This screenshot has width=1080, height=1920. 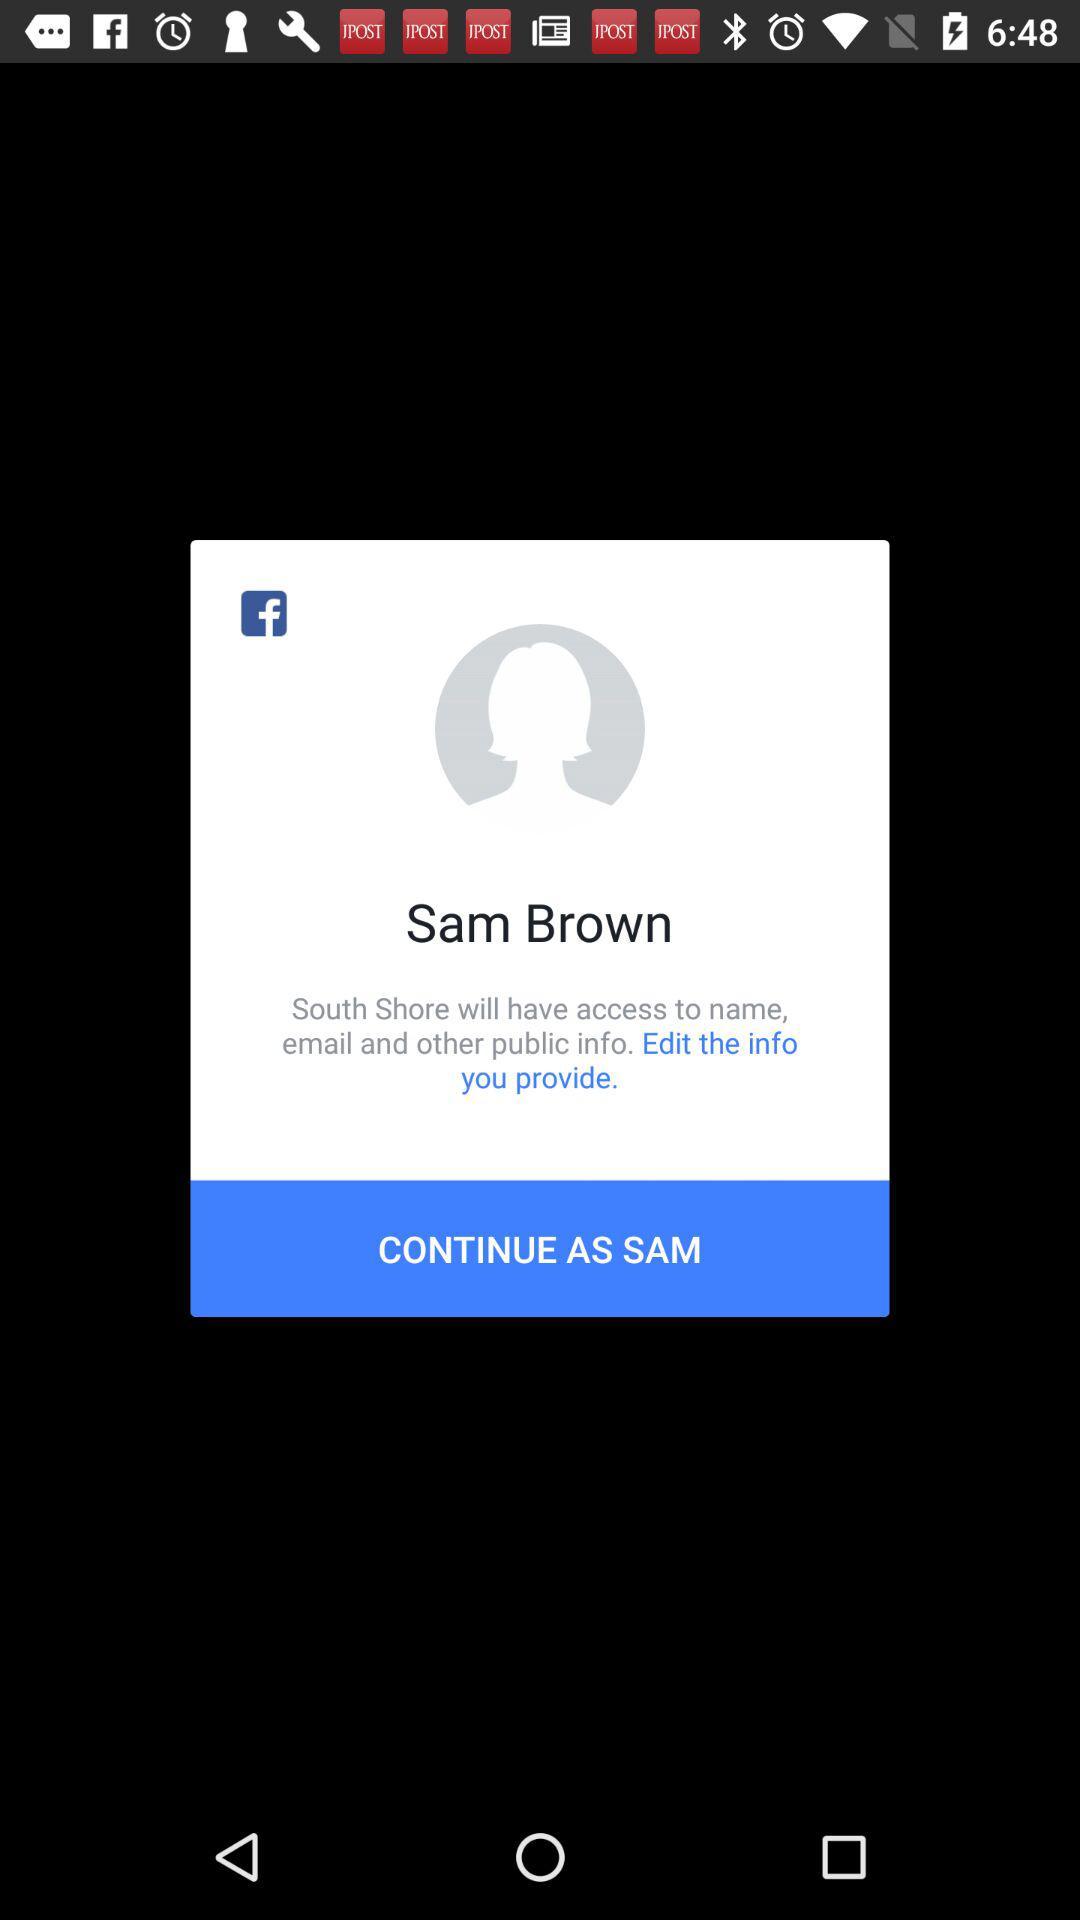 I want to click on icon above the continue as sam, so click(x=540, y=1041).